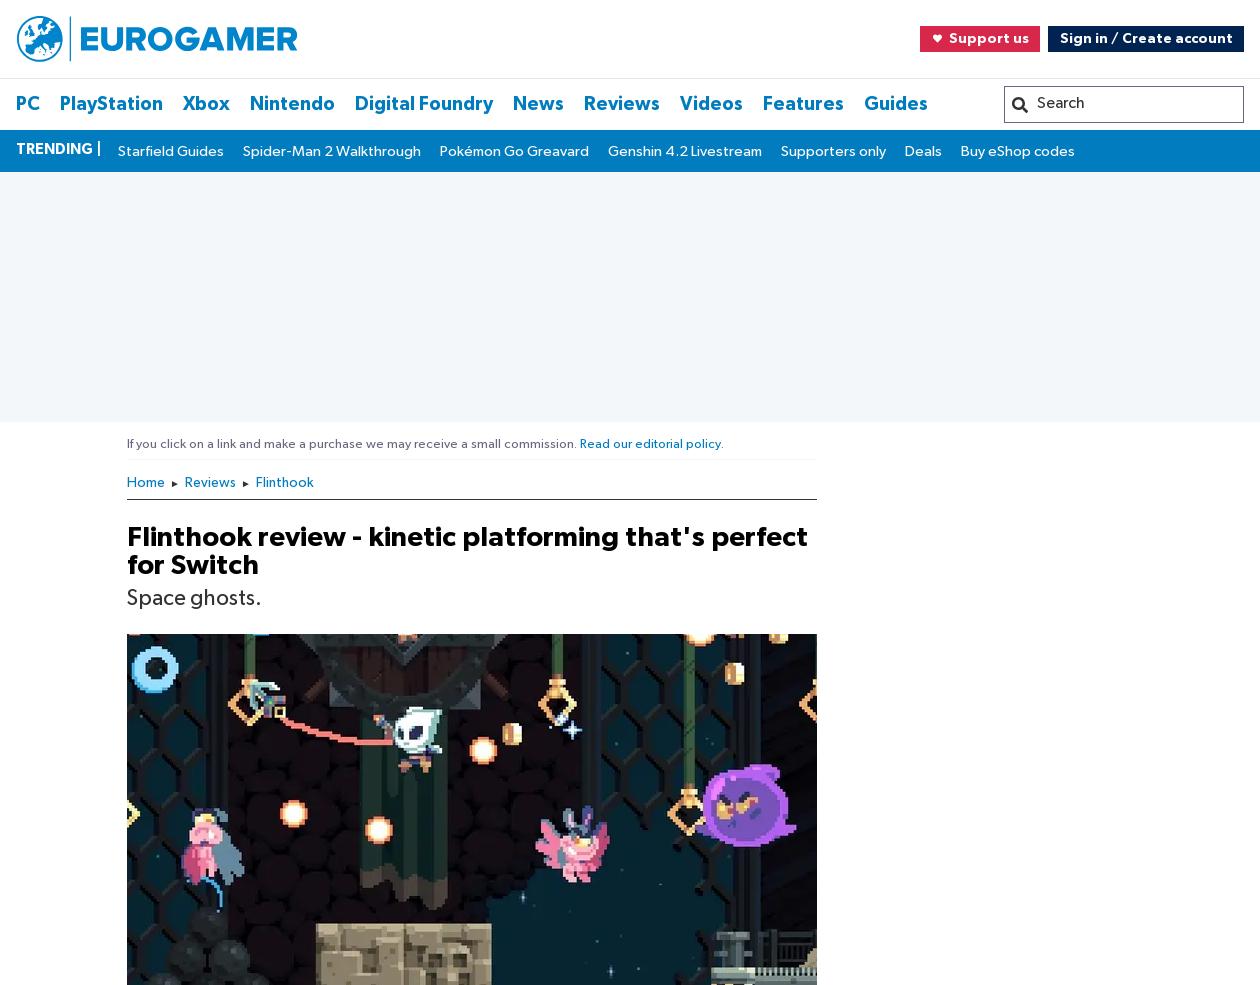 The height and width of the screenshot is (985, 1260). What do you see at coordinates (339, 406) in the screenshot?
I see `'All rights reserved. No part of this website or its content may be reproduced without the copyright owner's permission.'` at bounding box center [339, 406].